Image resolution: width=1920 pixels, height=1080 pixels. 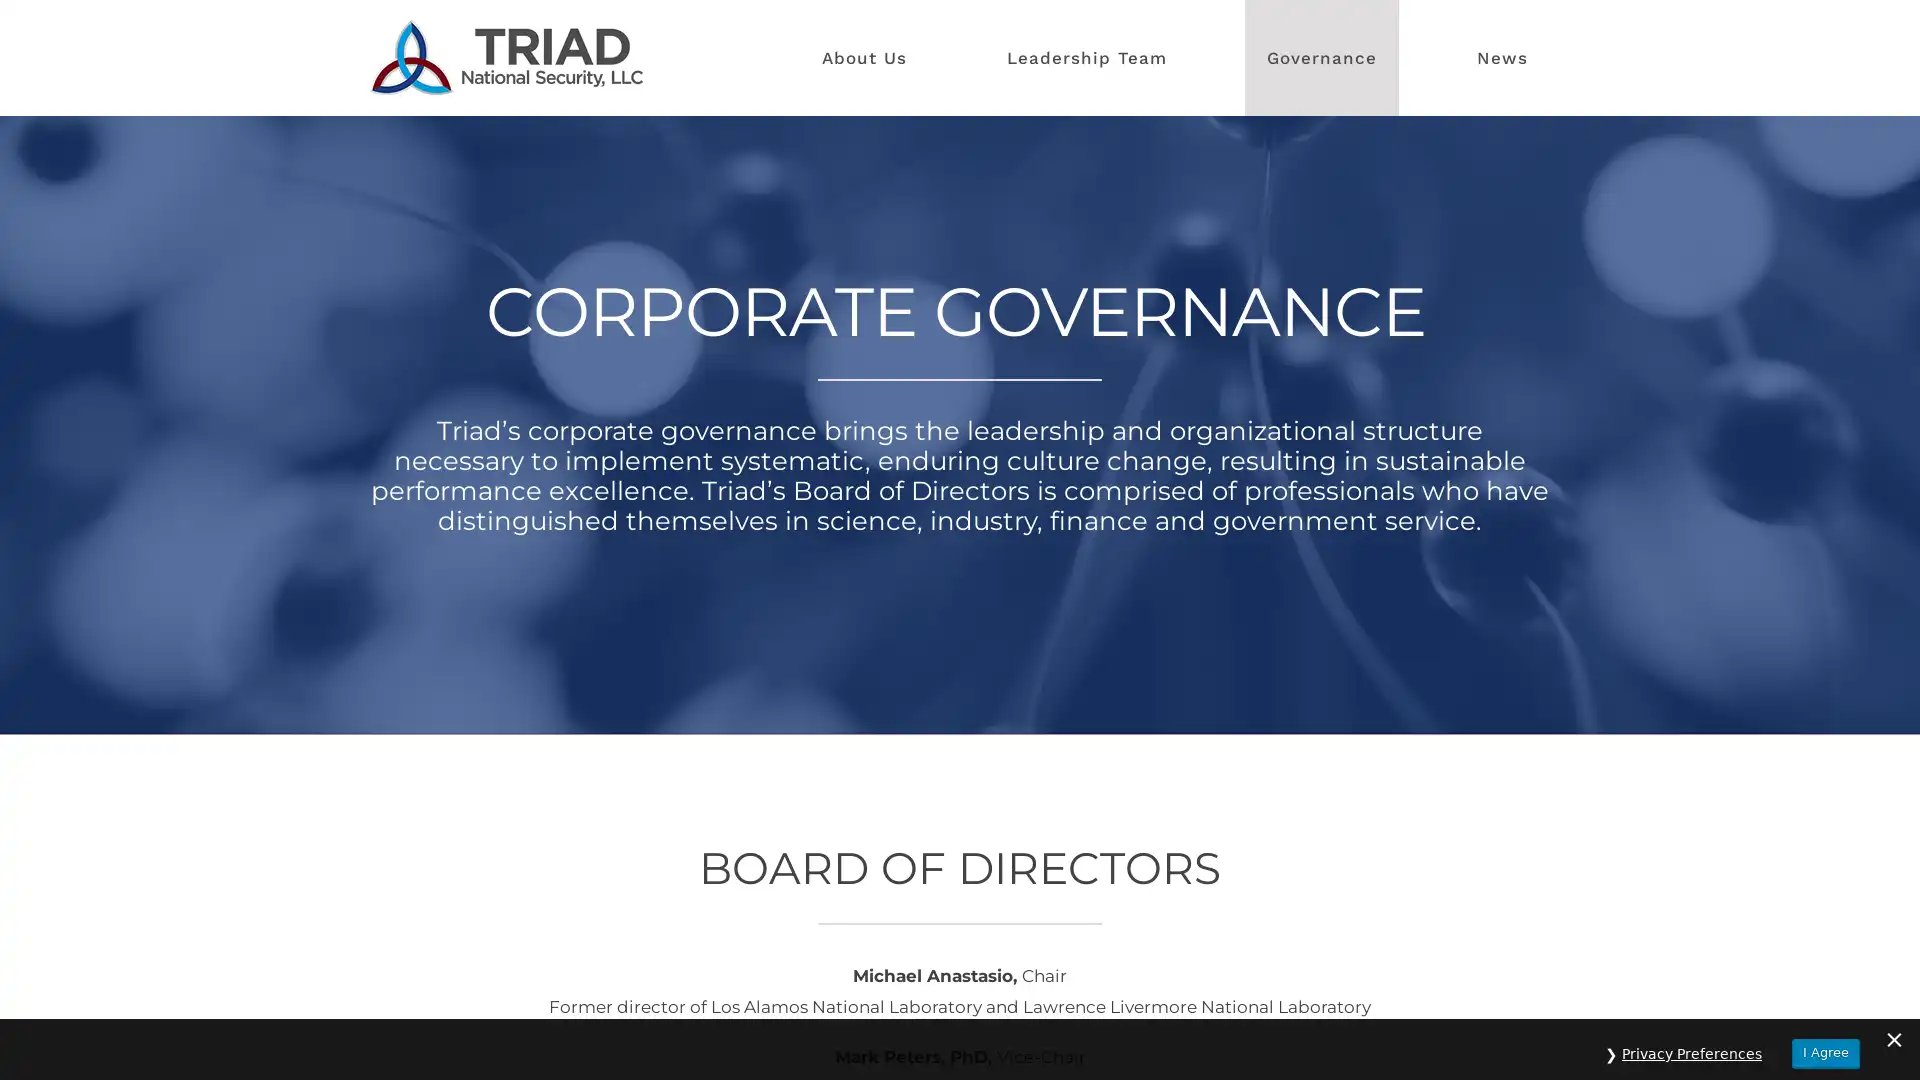 What do you see at coordinates (1825, 1042) in the screenshot?
I see `I Agree` at bounding box center [1825, 1042].